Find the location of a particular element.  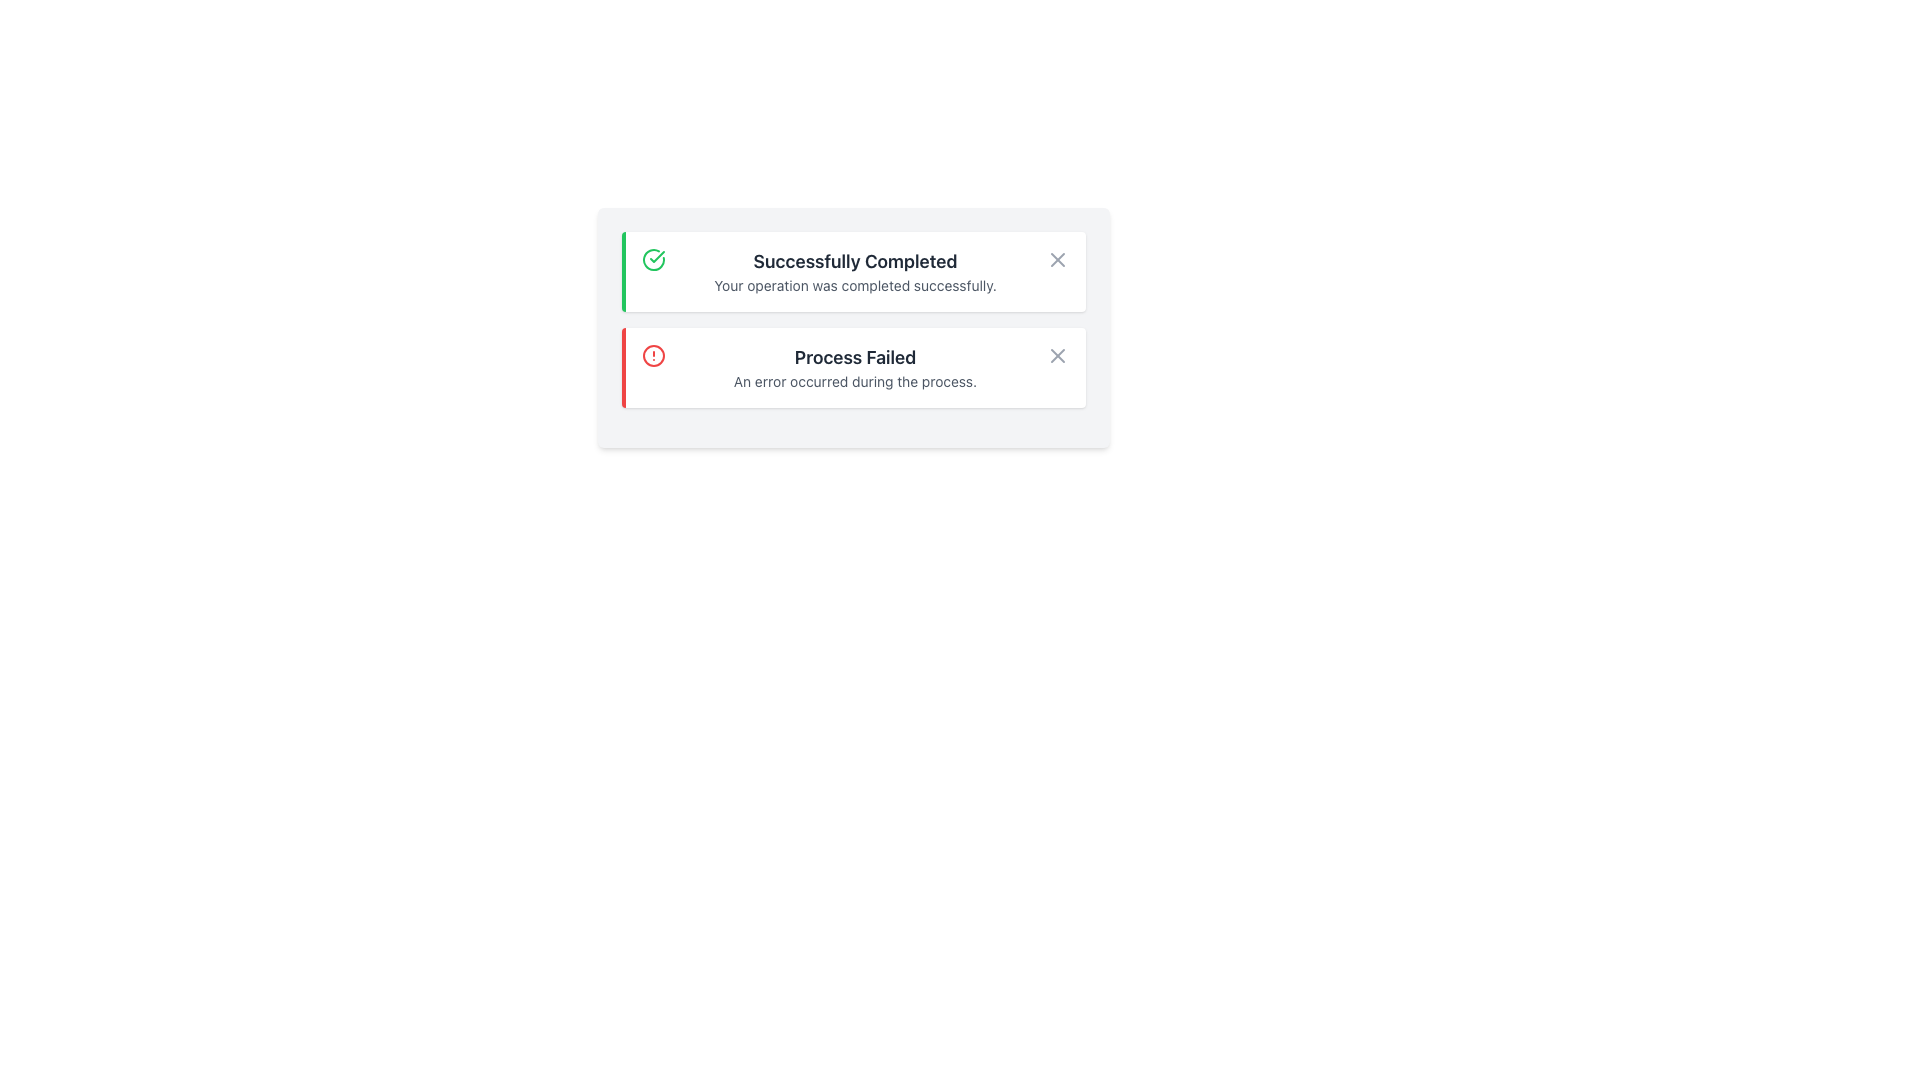

the close button located at the top-right of the 'Process Failed' notification box to change its appearance is located at coordinates (1056, 354).